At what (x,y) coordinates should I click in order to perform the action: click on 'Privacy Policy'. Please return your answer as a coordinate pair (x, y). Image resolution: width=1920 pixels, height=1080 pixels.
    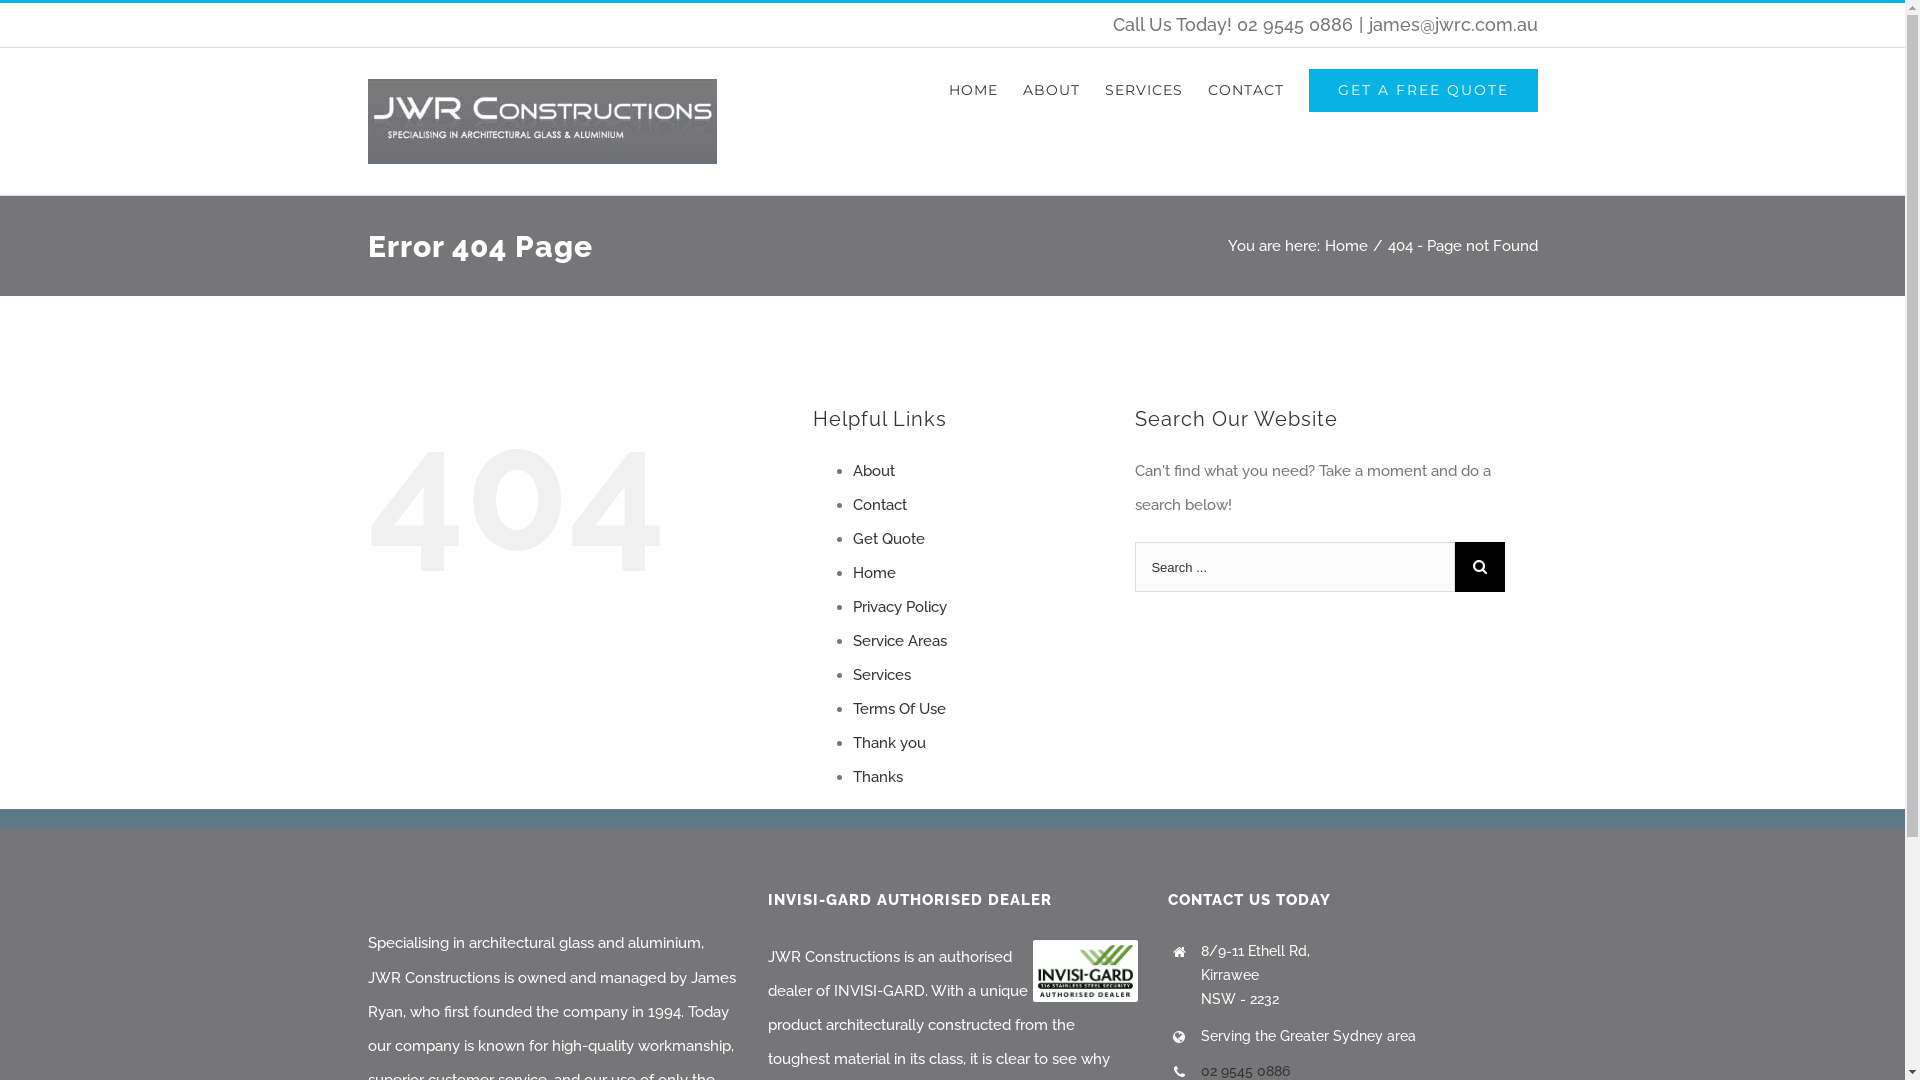
    Looking at the image, I should click on (897, 605).